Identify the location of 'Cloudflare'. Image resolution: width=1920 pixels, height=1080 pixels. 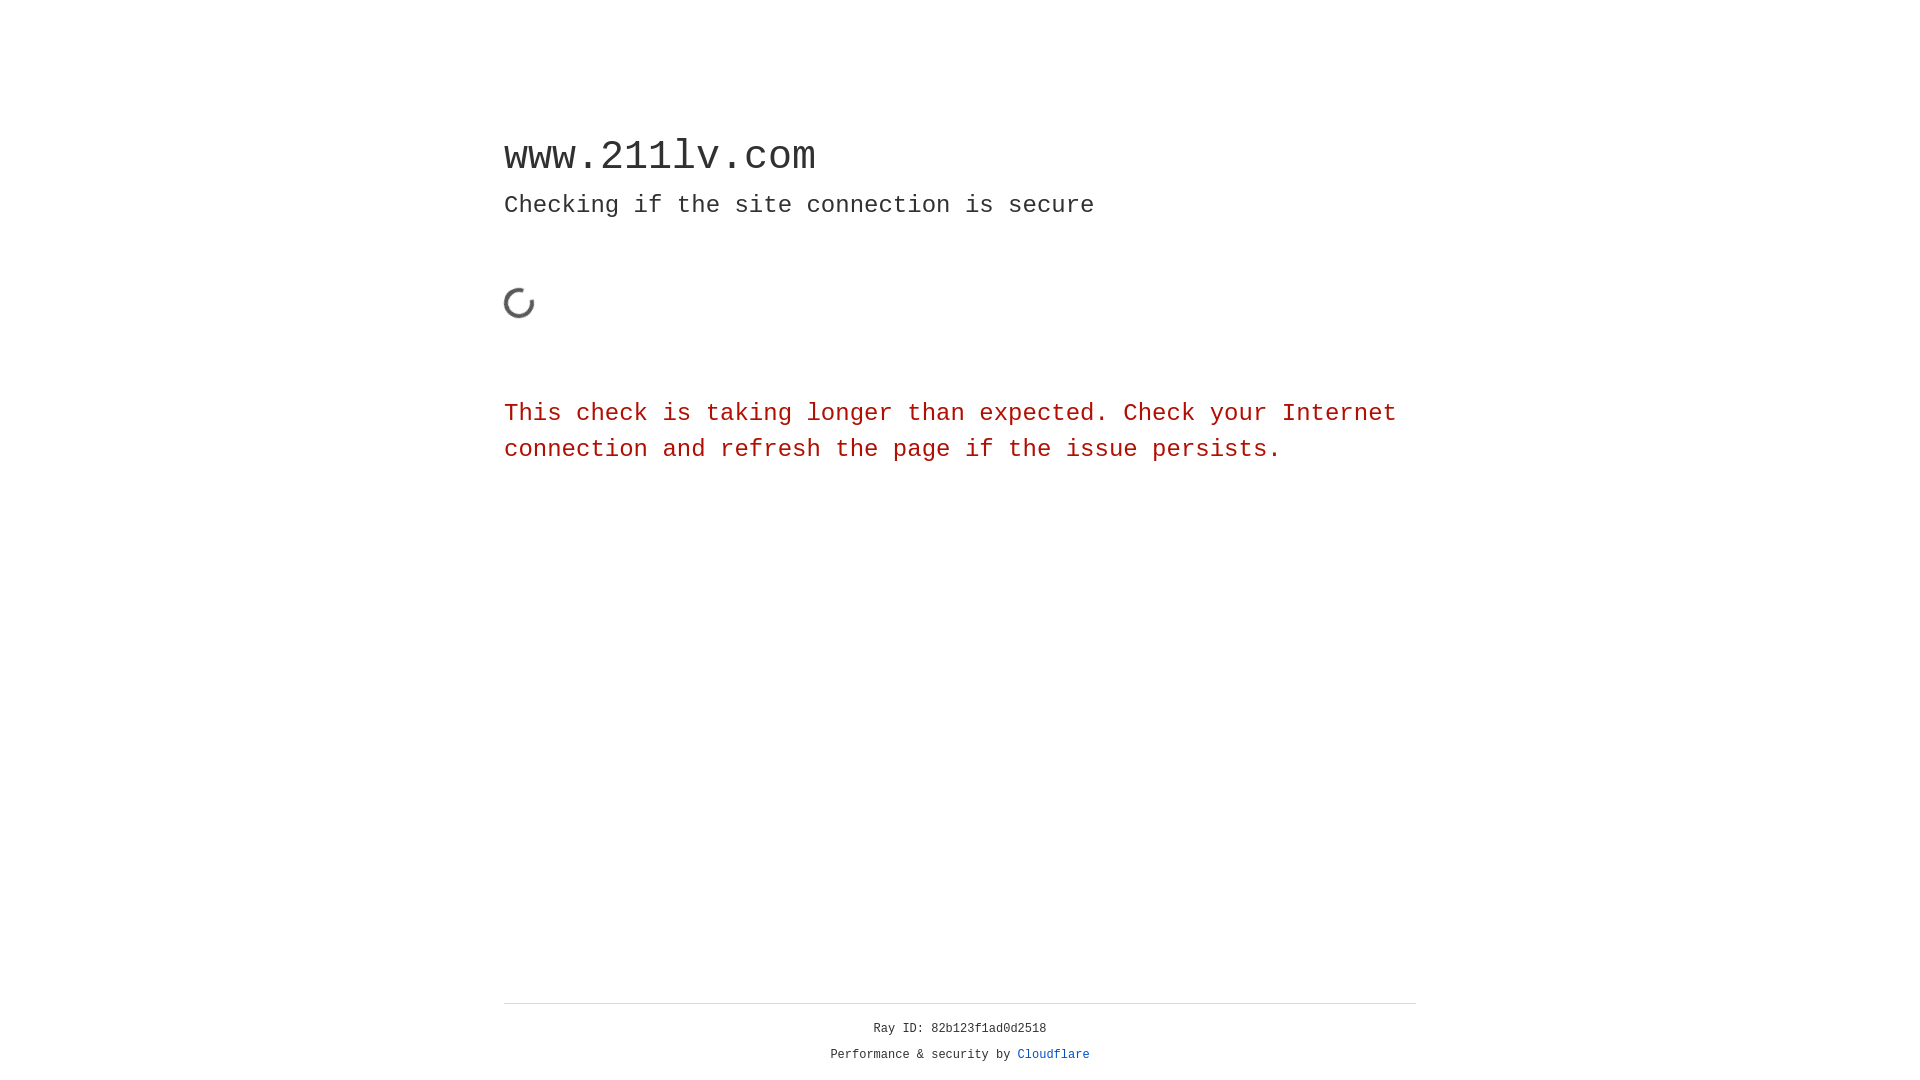
(1053, 1054).